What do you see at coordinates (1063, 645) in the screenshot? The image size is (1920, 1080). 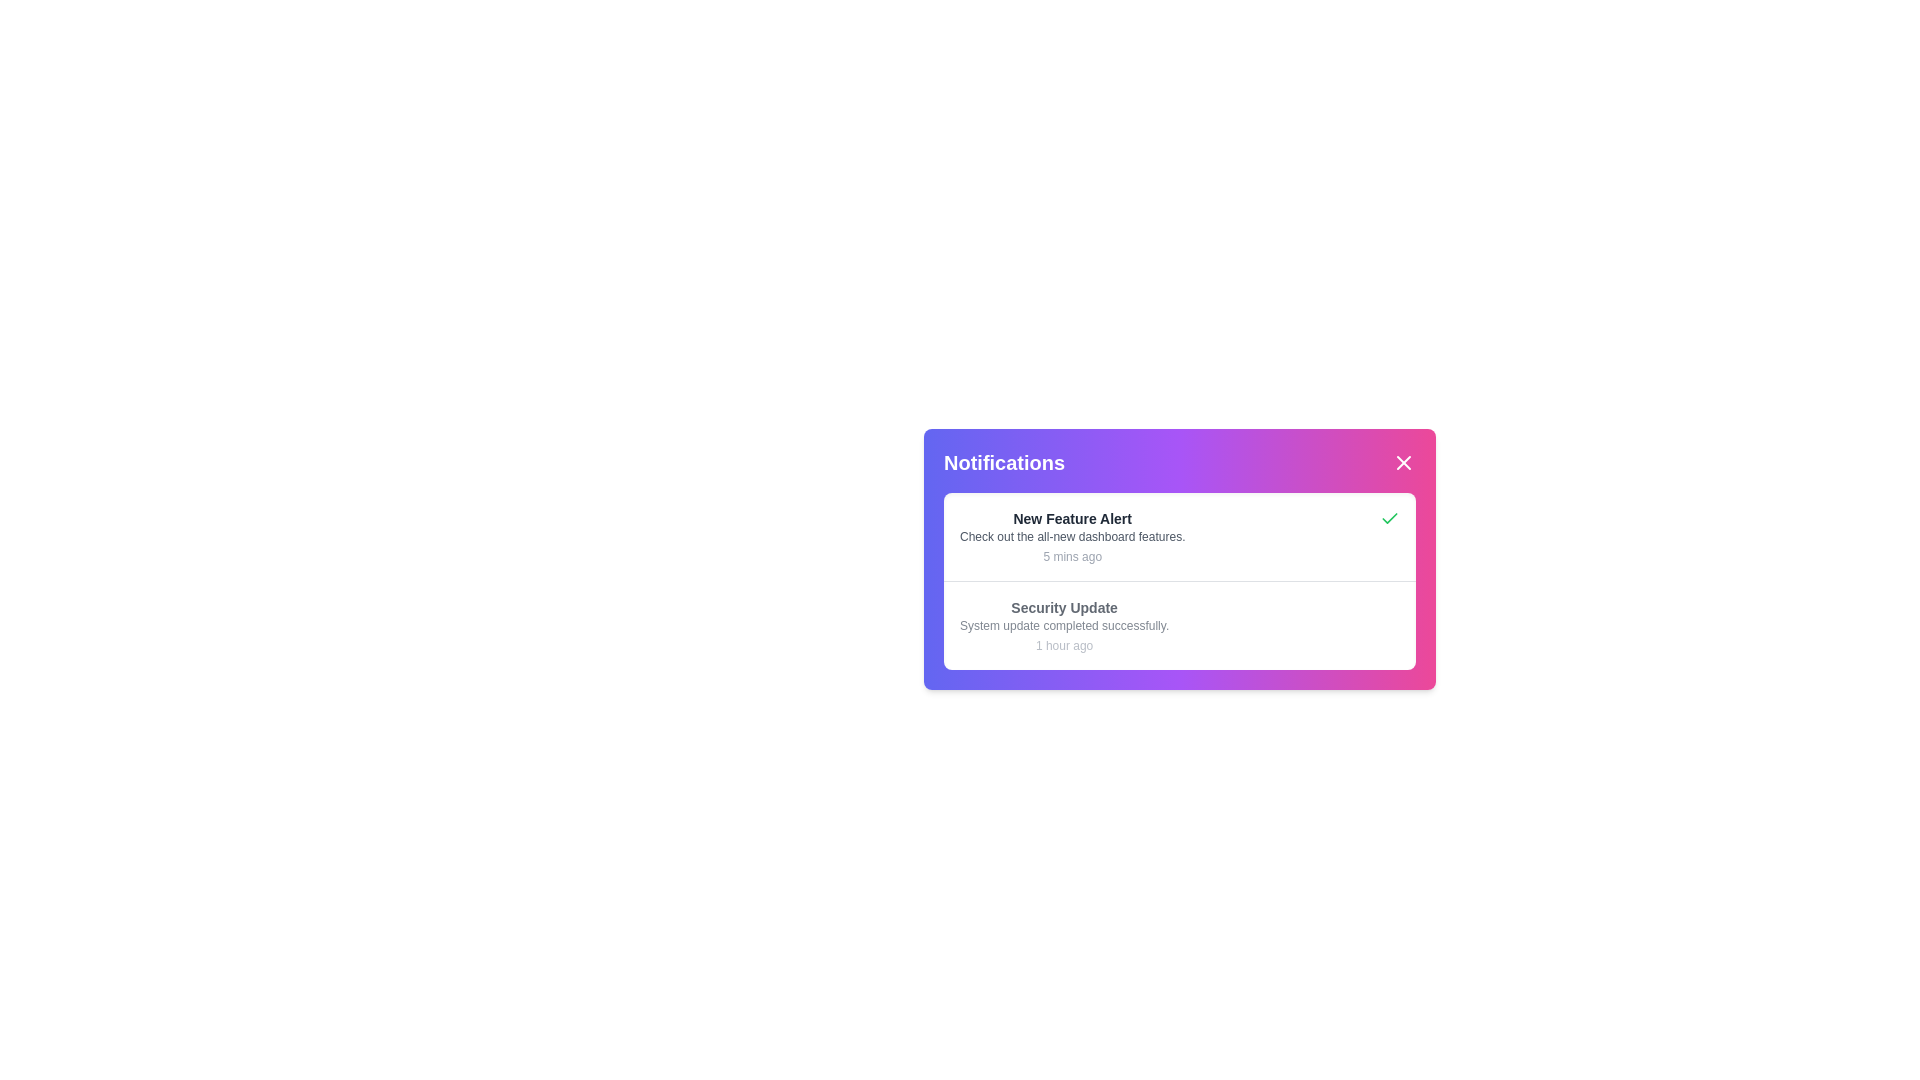 I see `the text element displaying '1 hour ago', which is aligned to the left and located underneath 'System update completed successfully.'` at bounding box center [1063, 645].